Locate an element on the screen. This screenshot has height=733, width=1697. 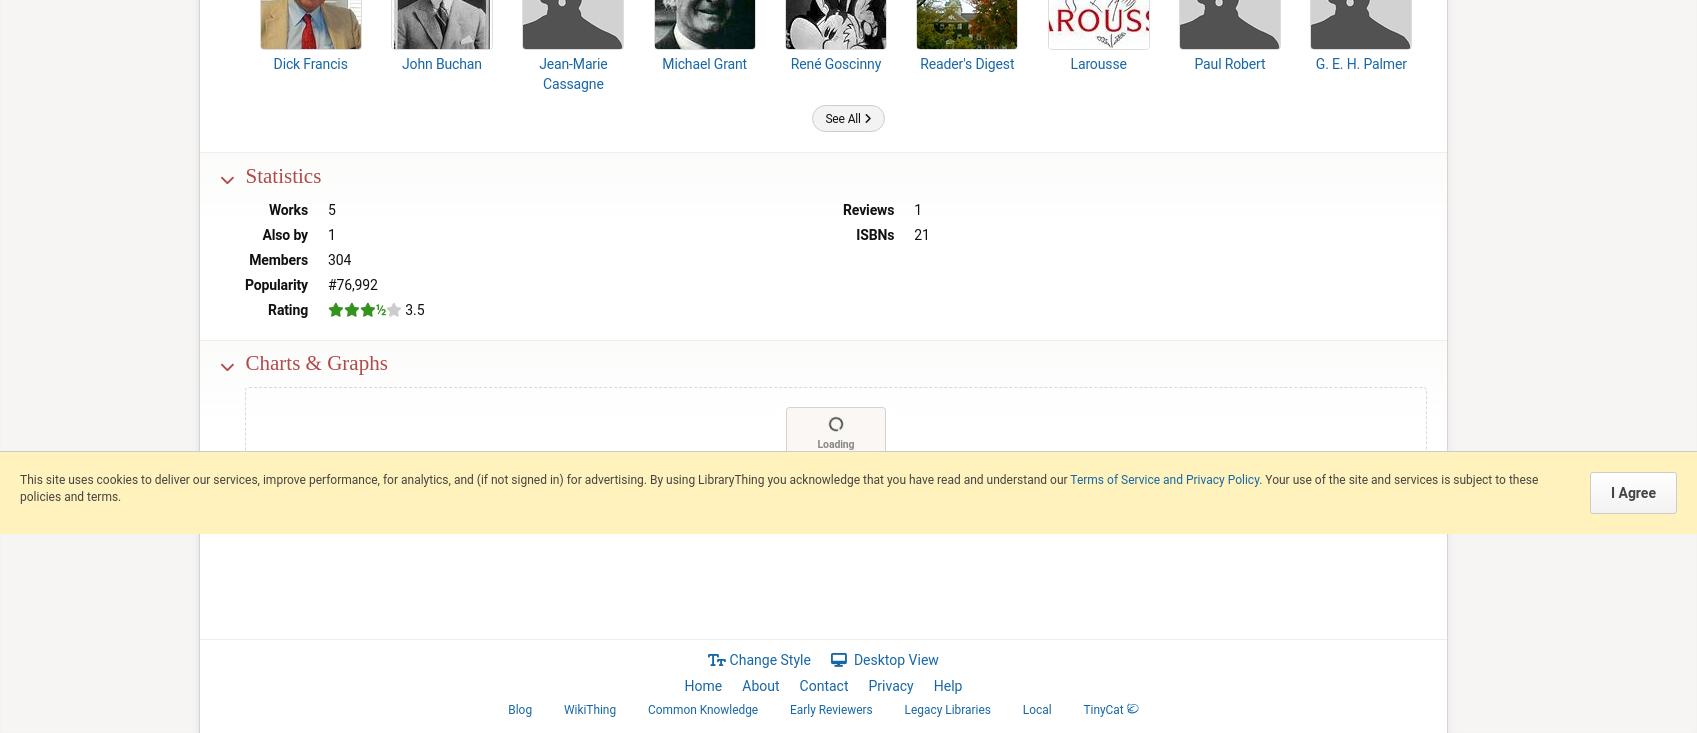
'304' is located at coordinates (339, 258).